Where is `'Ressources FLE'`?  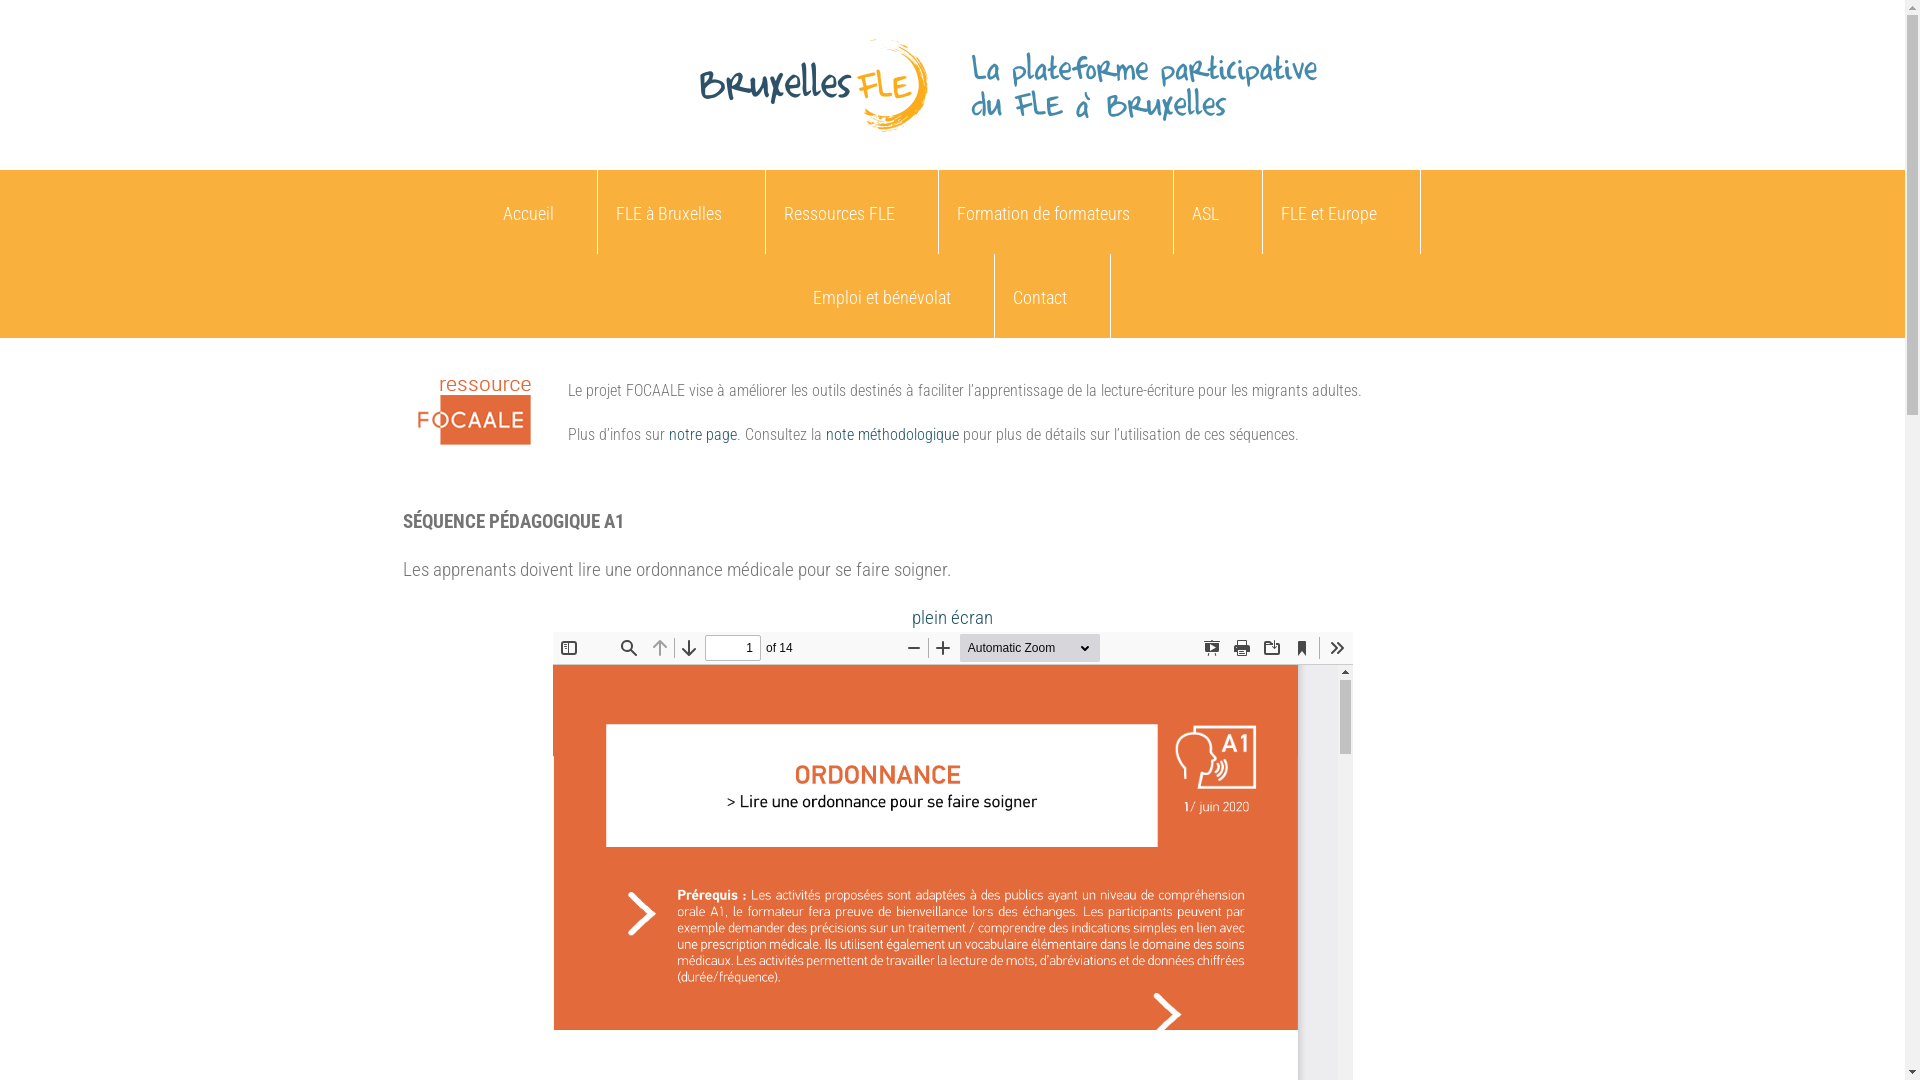 'Ressources FLE' is located at coordinates (765, 212).